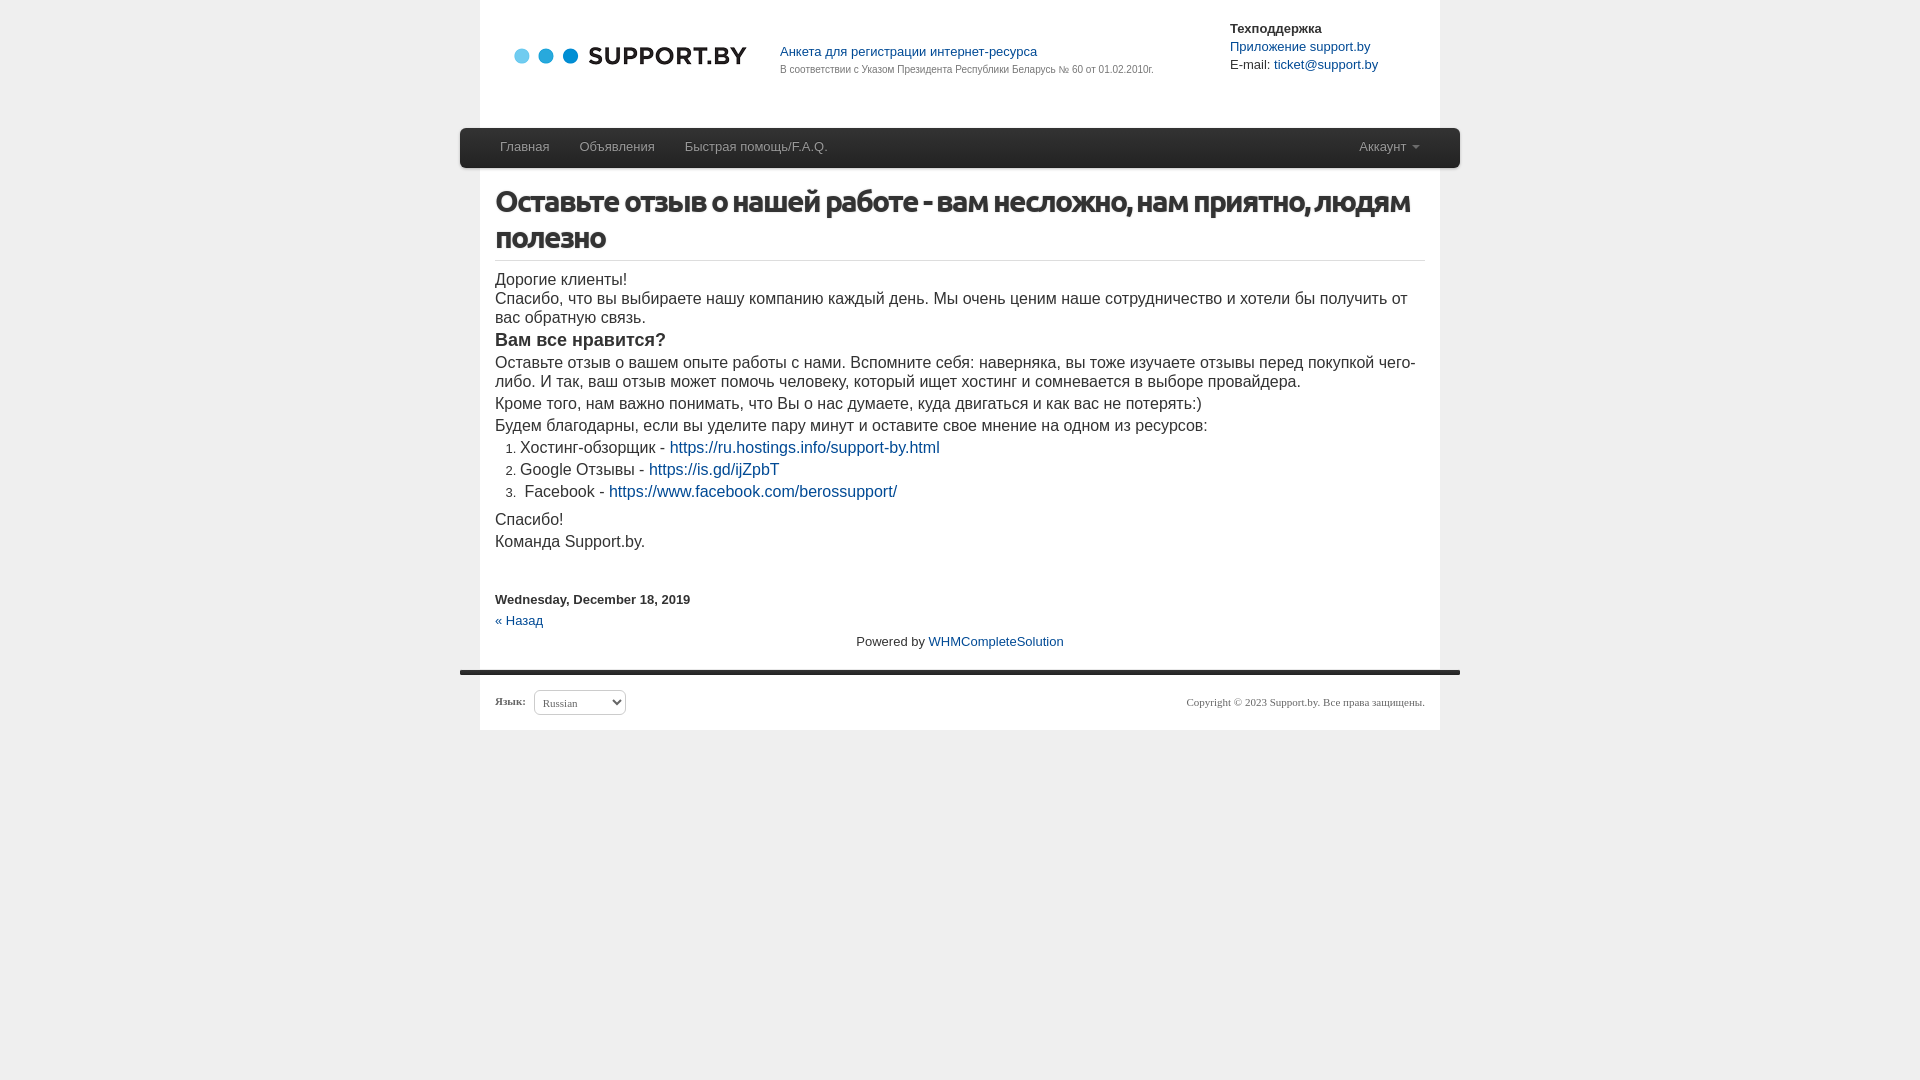 Image resolution: width=1920 pixels, height=1080 pixels. What do you see at coordinates (1324, 63) in the screenshot?
I see `'ticket@support.by'` at bounding box center [1324, 63].